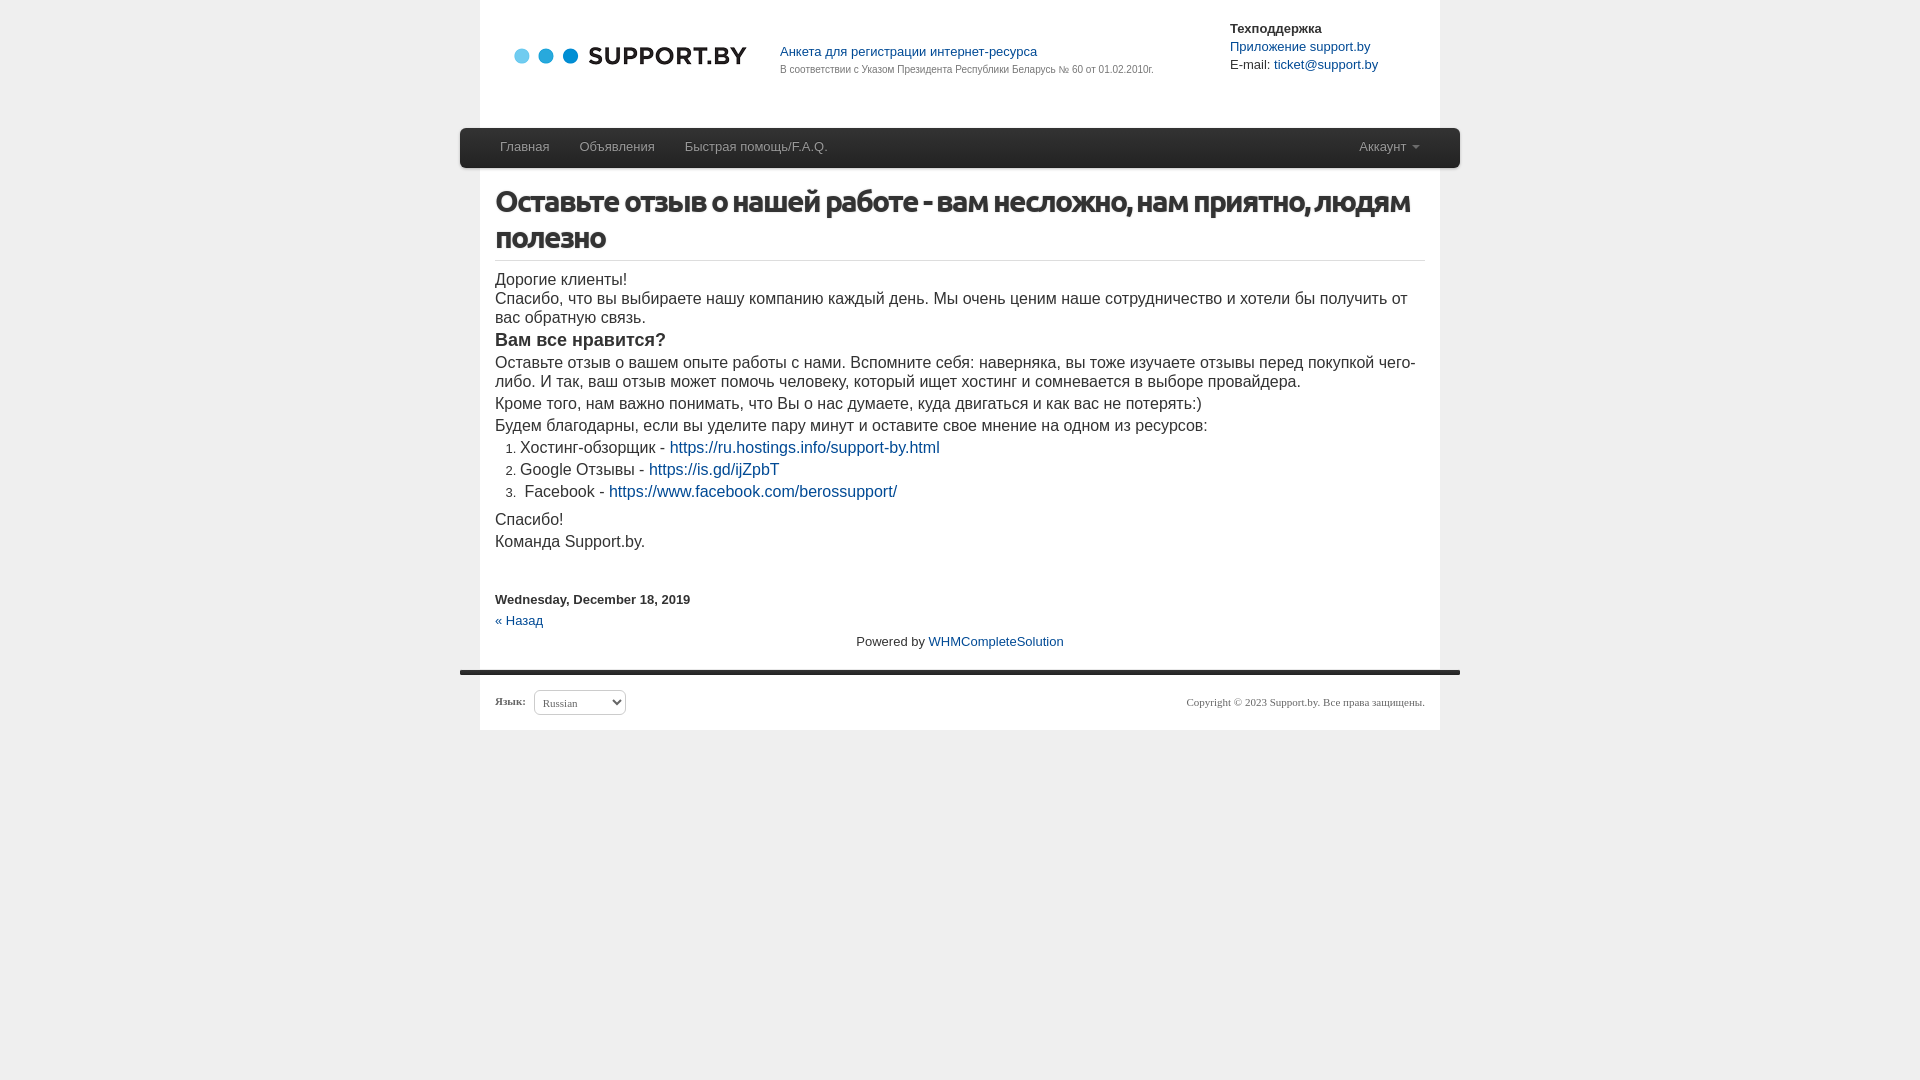 Image resolution: width=1920 pixels, height=1080 pixels. What do you see at coordinates (1324, 63) in the screenshot?
I see `'ticket@support.by'` at bounding box center [1324, 63].